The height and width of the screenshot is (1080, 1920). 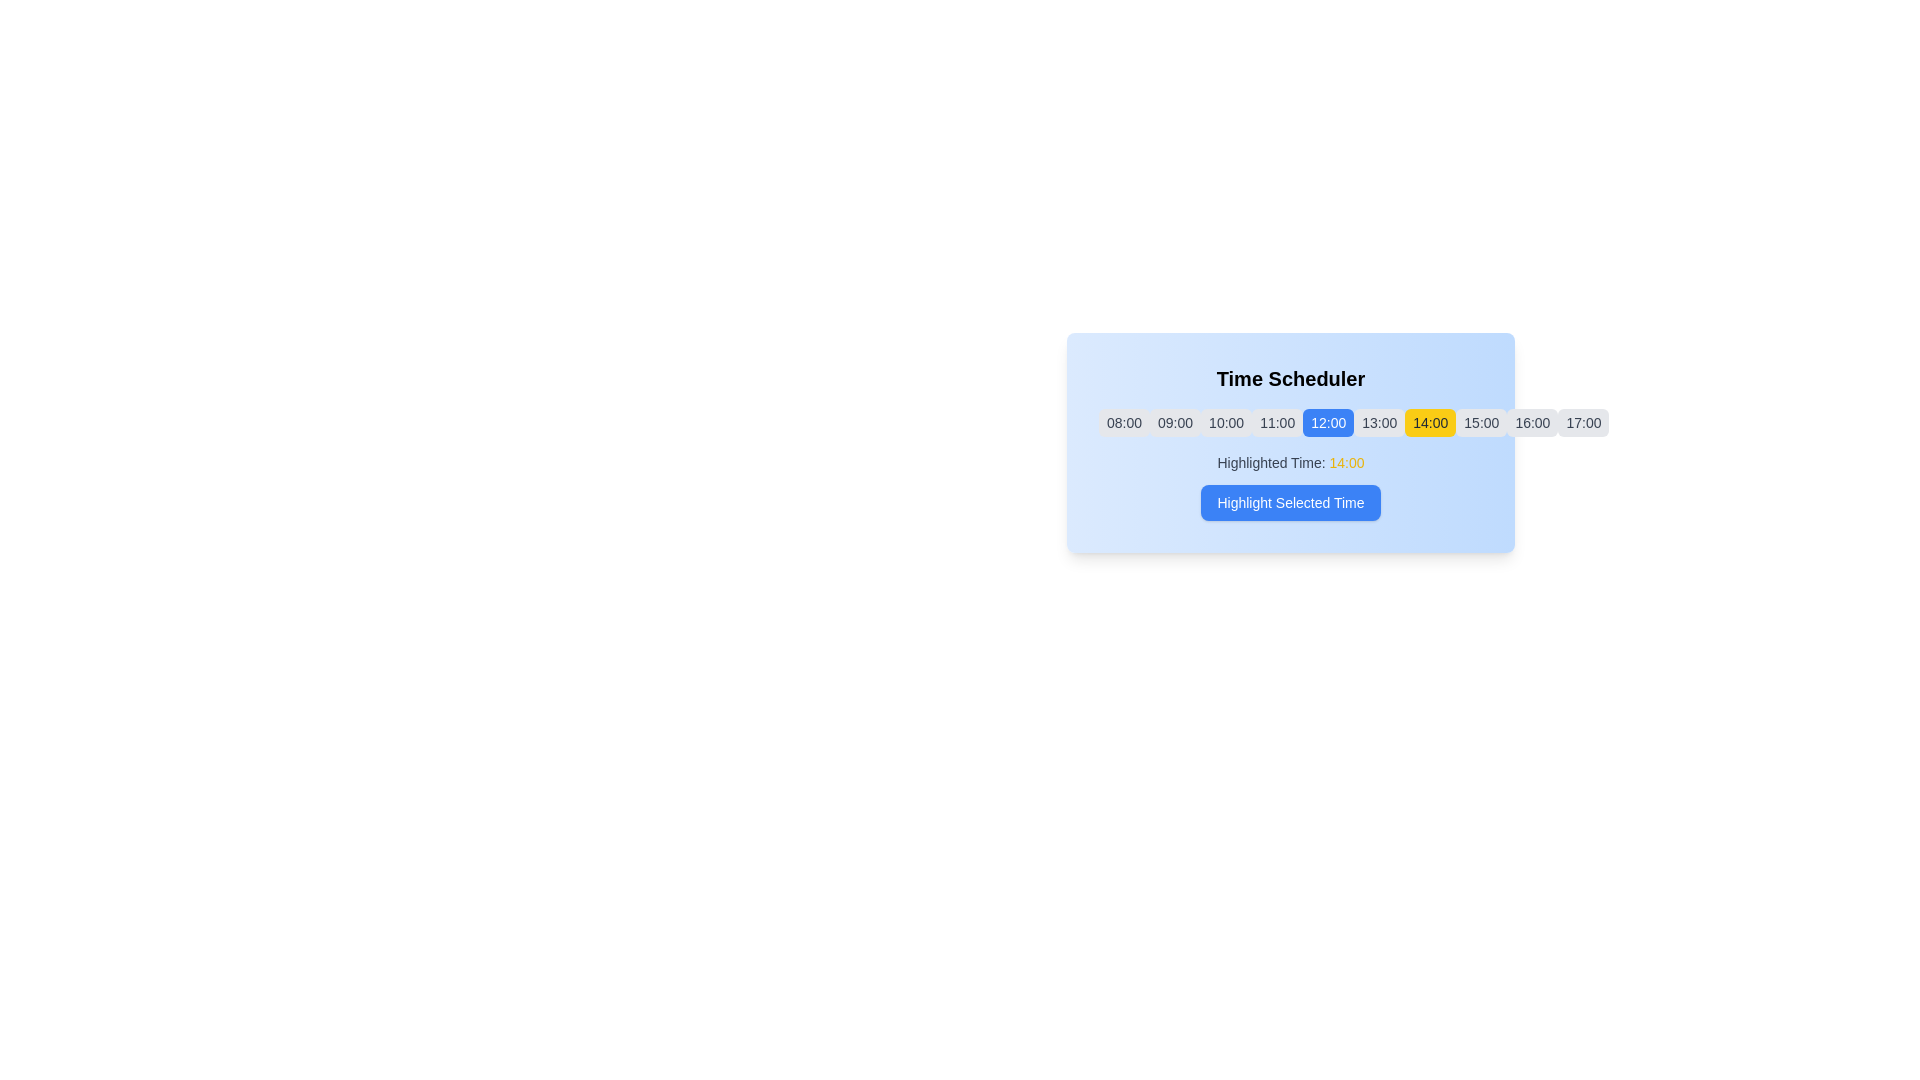 I want to click on through the horizontal list of selectable time slots, which are arranged in rounded rectangles, so click(x=1291, y=422).